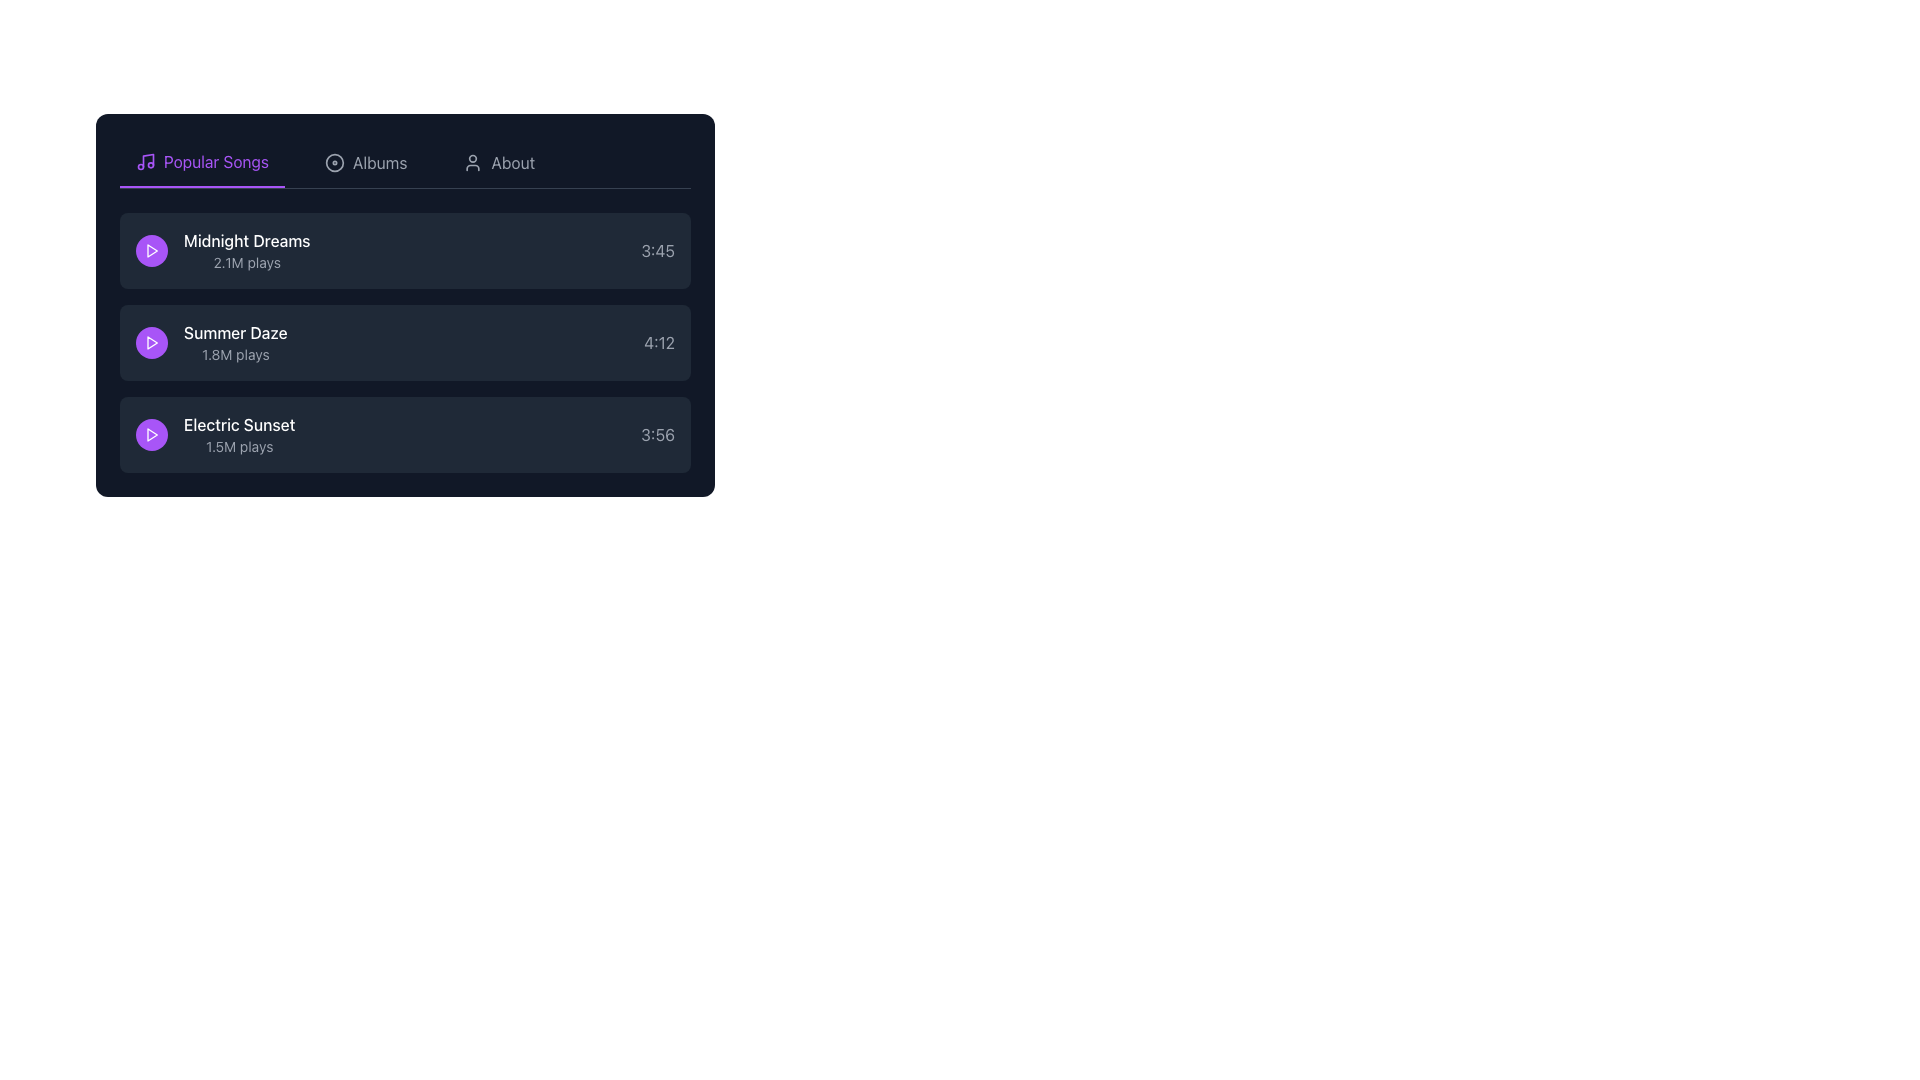 Image resolution: width=1920 pixels, height=1080 pixels. I want to click on the 'Popular Songs' navigation link in the Interactive navigation tab, so click(202, 161).